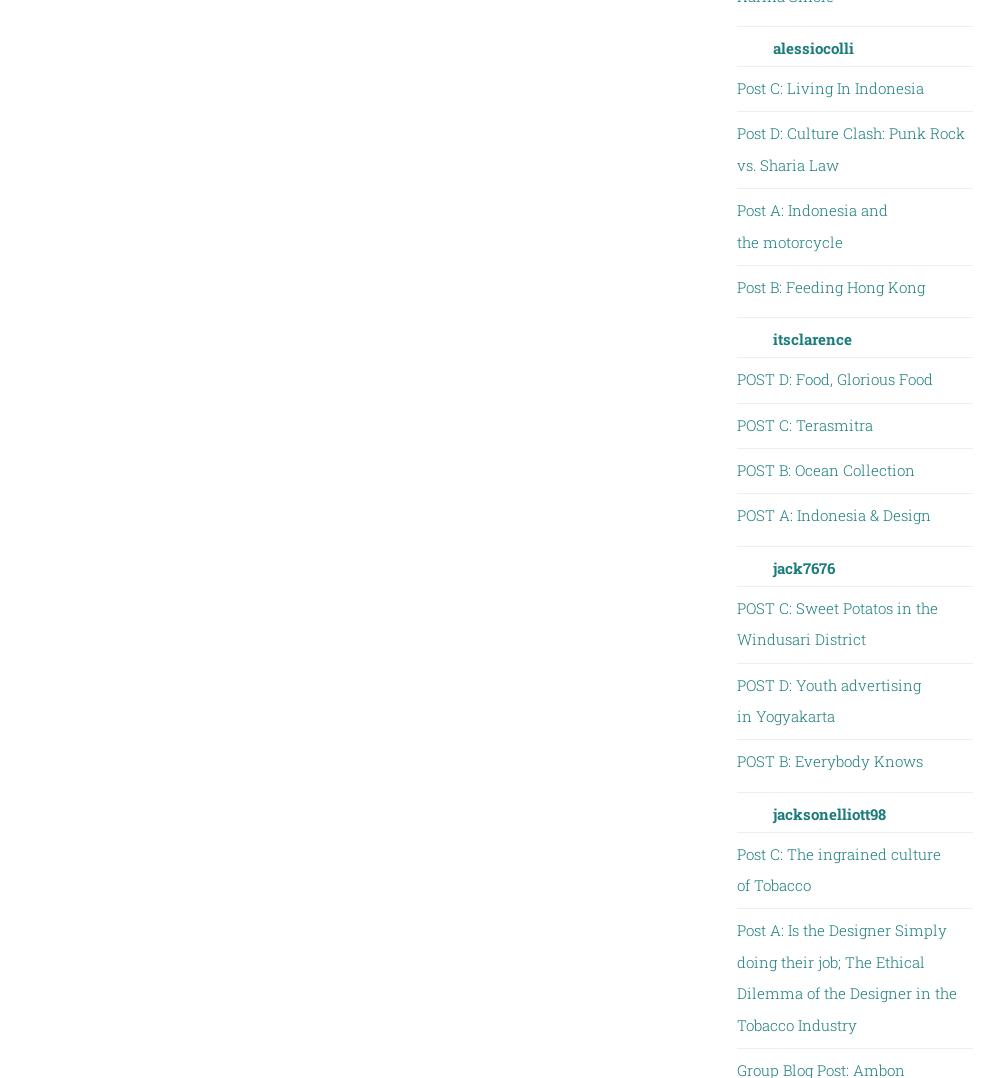  What do you see at coordinates (824, 469) in the screenshot?
I see `'POST B: Ocean Collection'` at bounding box center [824, 469].